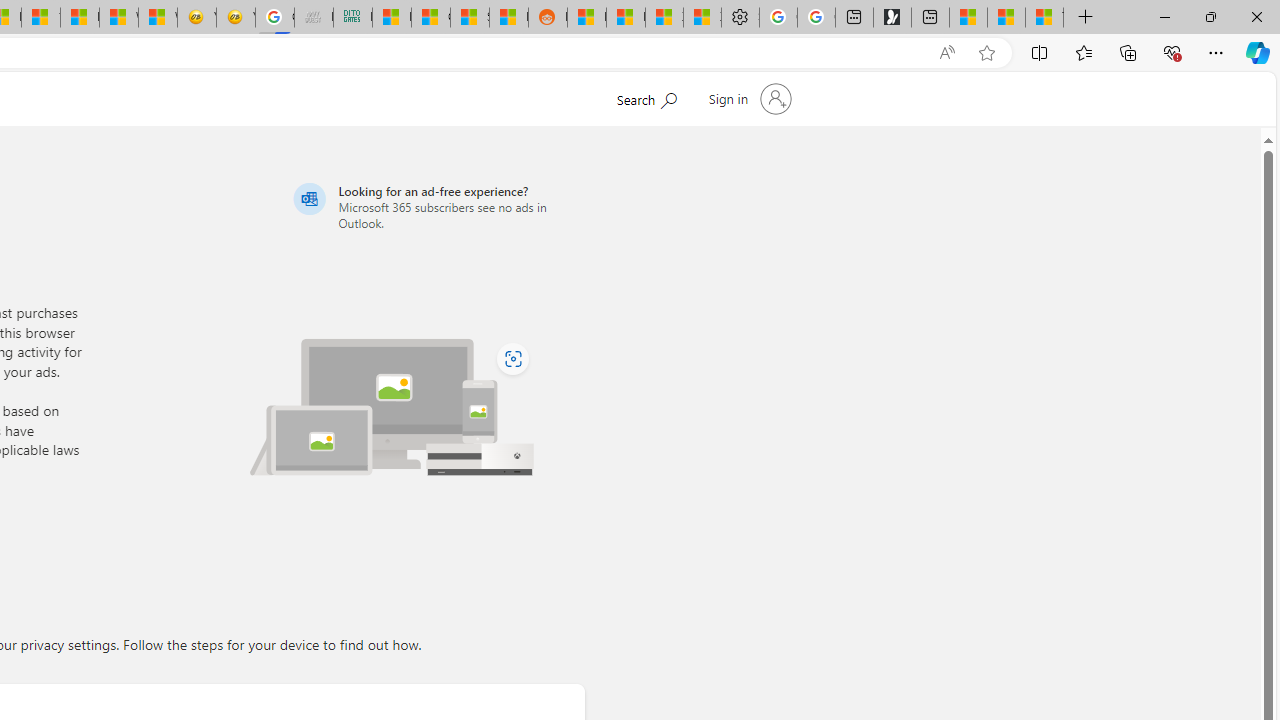 Image resolution: width=1280 pixels, height=720 pixels. What do you see at coordinates (392, 406) in the screenshot?
I see `'Illustration of multiple devices'` at bounding box center [392, 406].